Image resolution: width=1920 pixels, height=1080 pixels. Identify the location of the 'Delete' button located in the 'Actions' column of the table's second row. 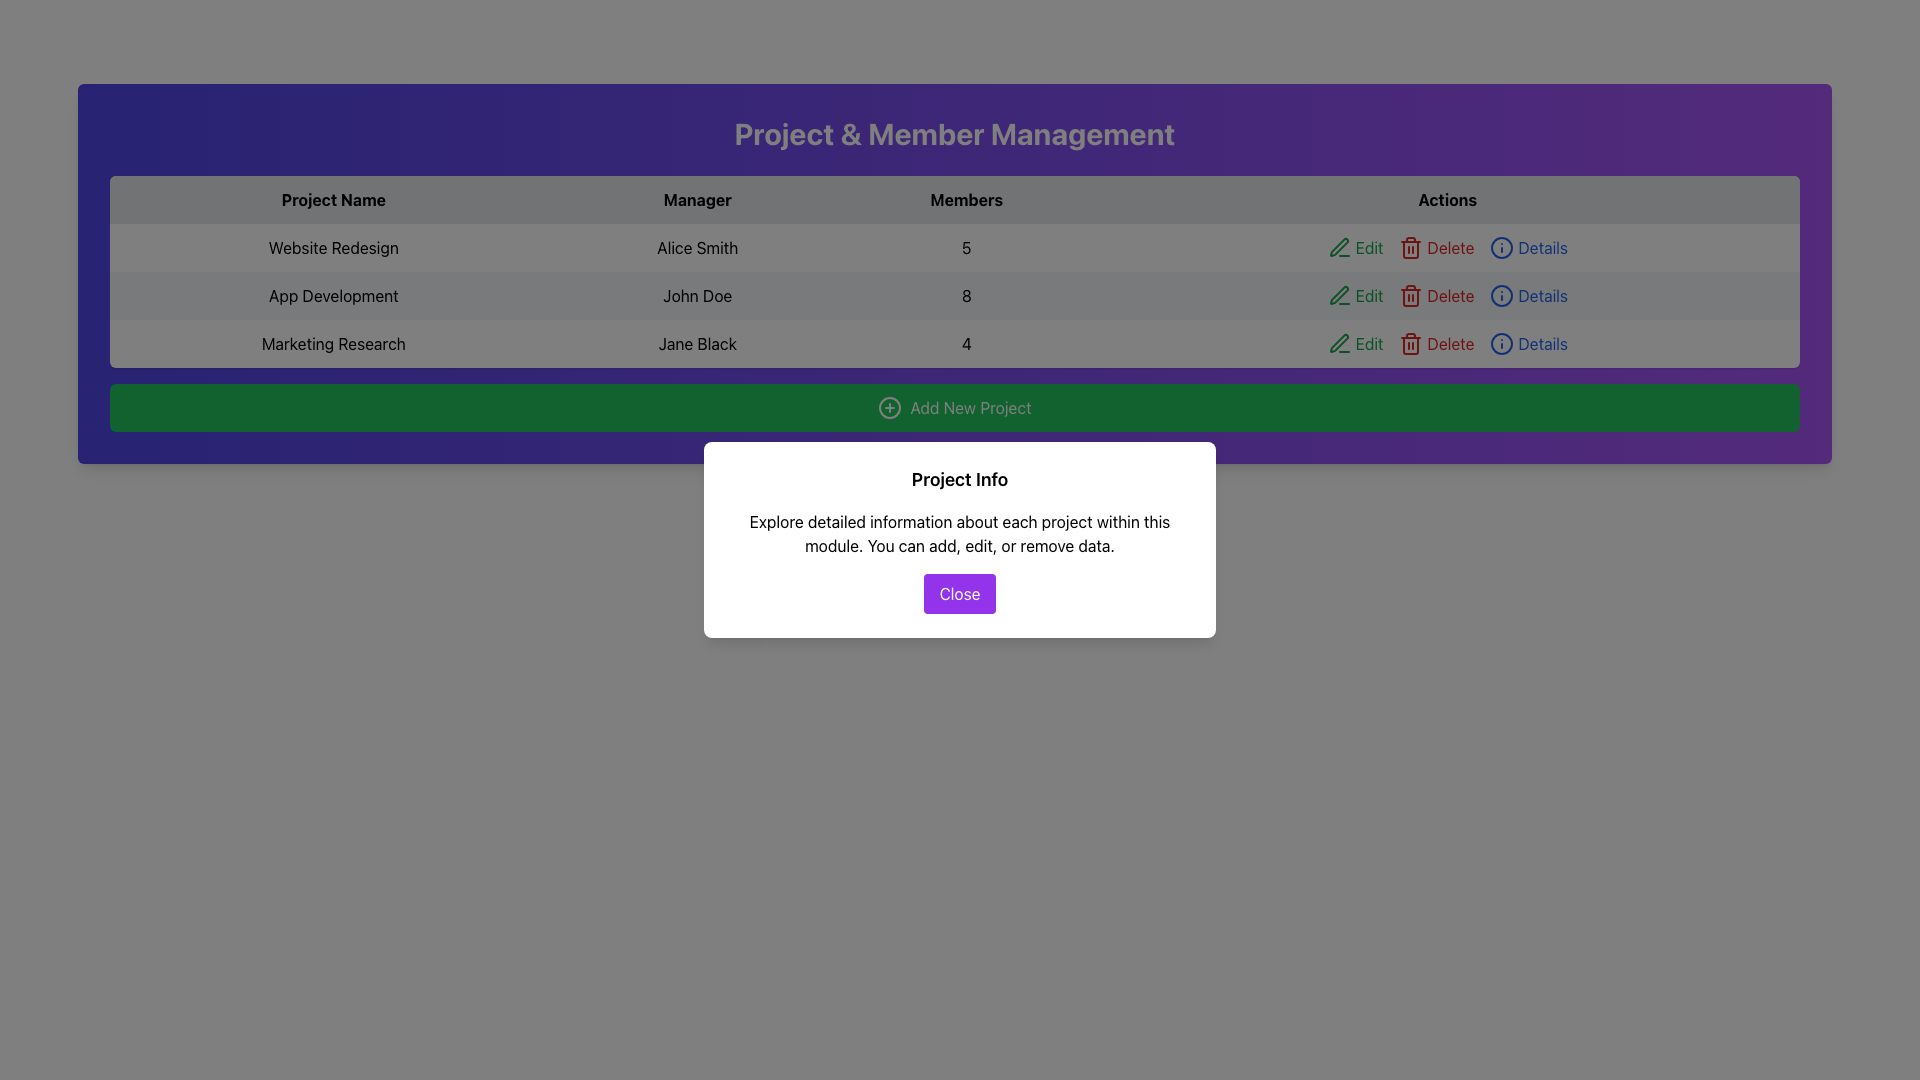
(1435, 296).